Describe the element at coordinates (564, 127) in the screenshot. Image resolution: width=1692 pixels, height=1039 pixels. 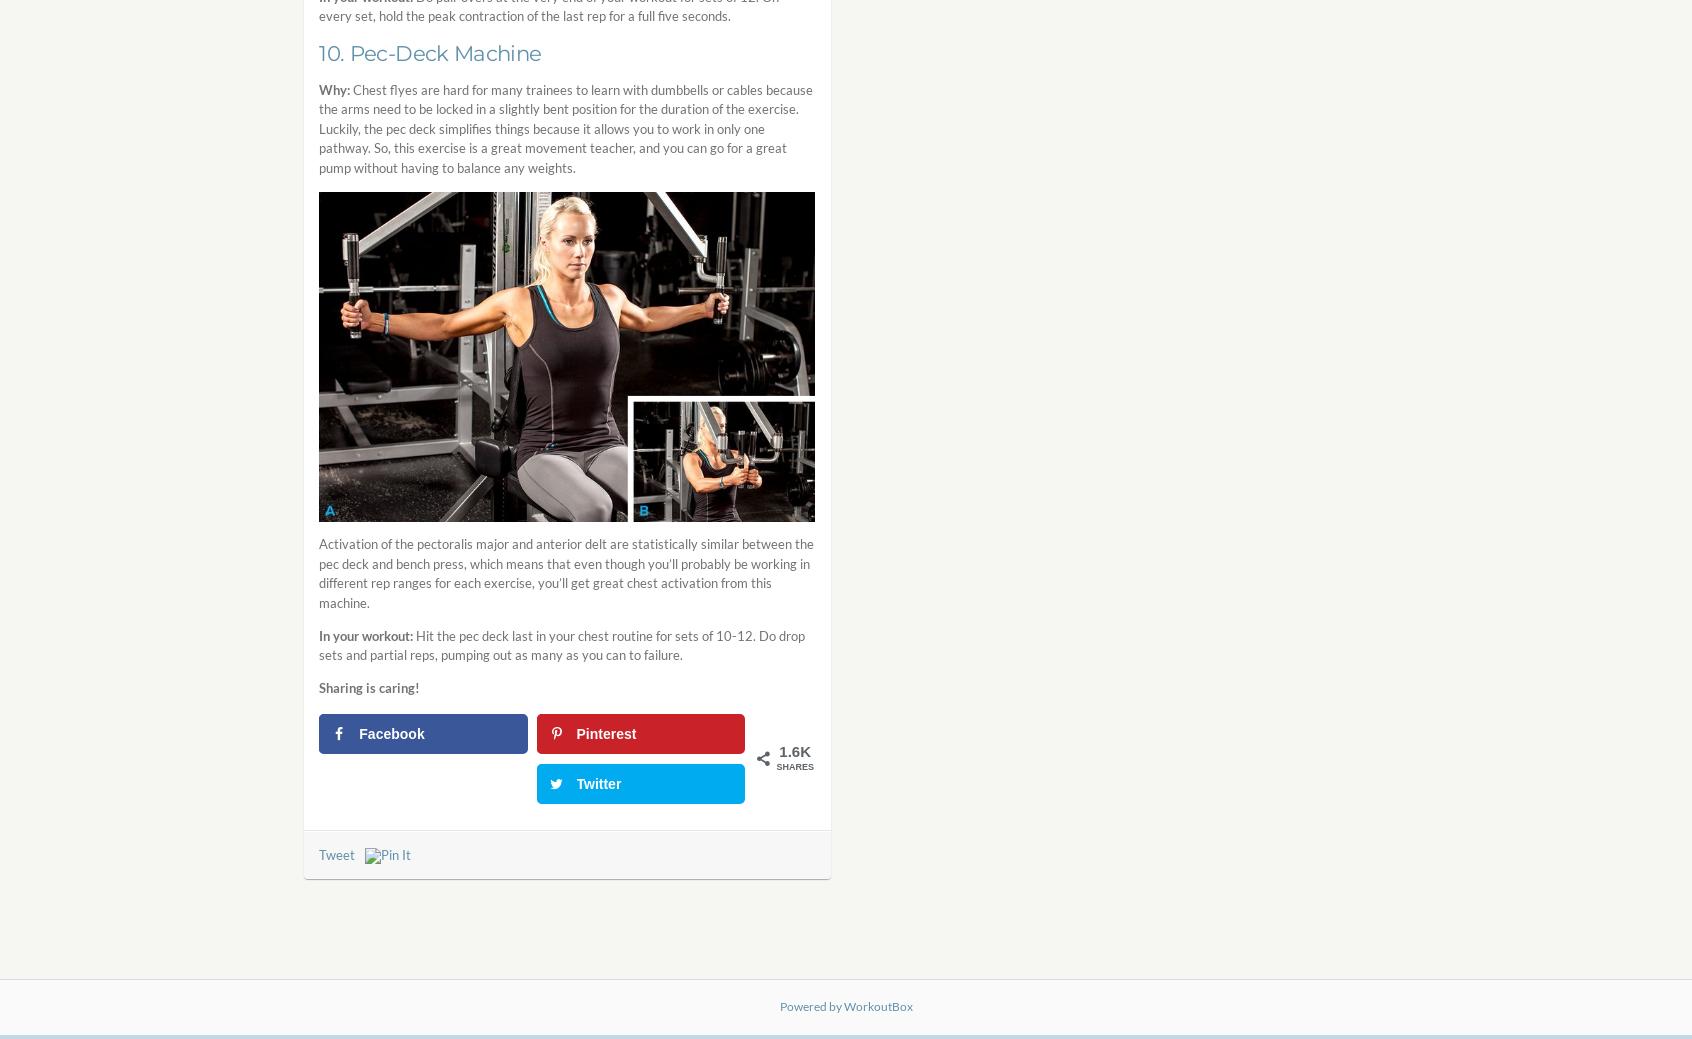
I see `'Chest flyes are hard for many trainees to learn with dumbbells or cables because the arms need to be locked in a slightly bent position for the duration of the exercise. Luckily, the pec deck simplifies things because it allows you to work in only one pathway. So, this exercise is a great movement teacher, and you can go for a great pump without having to balance any weights.'` at that location.